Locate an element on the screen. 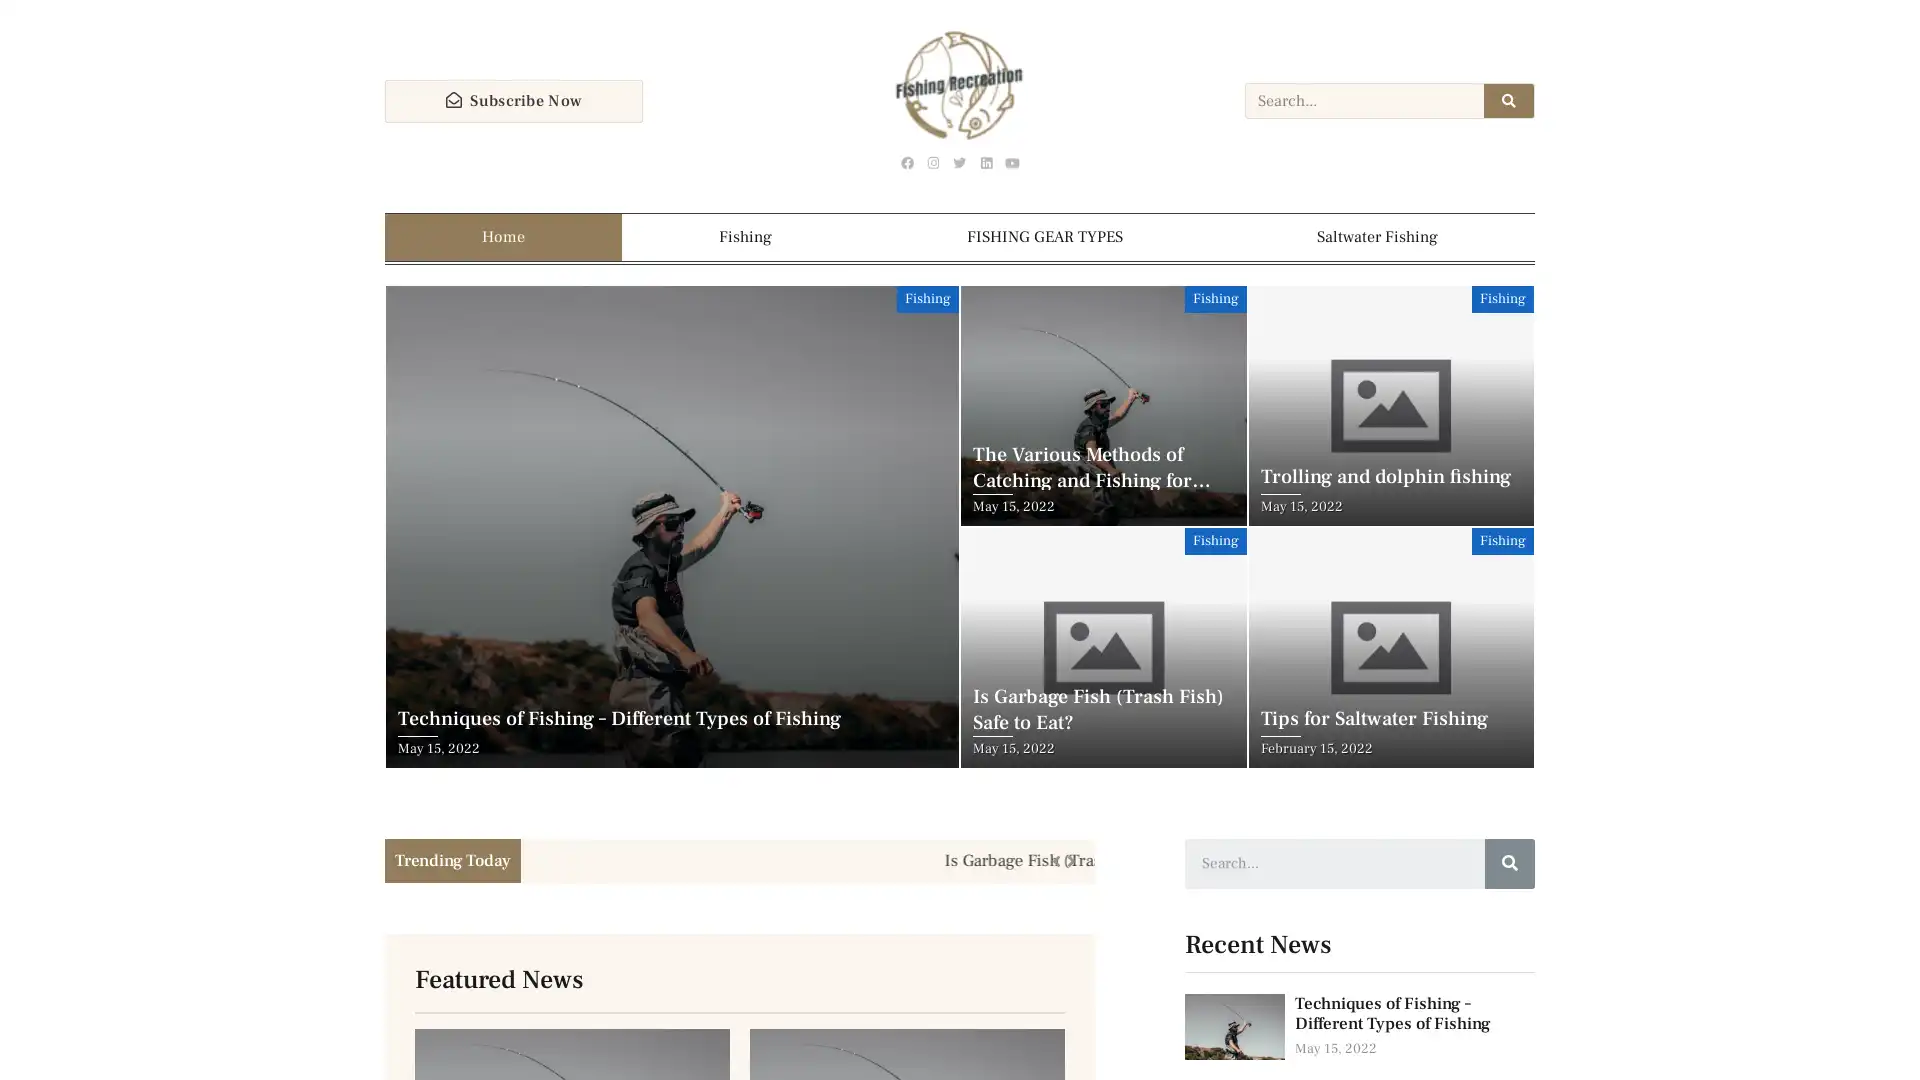 Image resolution: width=1920 pixels, height=1080 pixels. Search is located at coordinates (1507, 100).